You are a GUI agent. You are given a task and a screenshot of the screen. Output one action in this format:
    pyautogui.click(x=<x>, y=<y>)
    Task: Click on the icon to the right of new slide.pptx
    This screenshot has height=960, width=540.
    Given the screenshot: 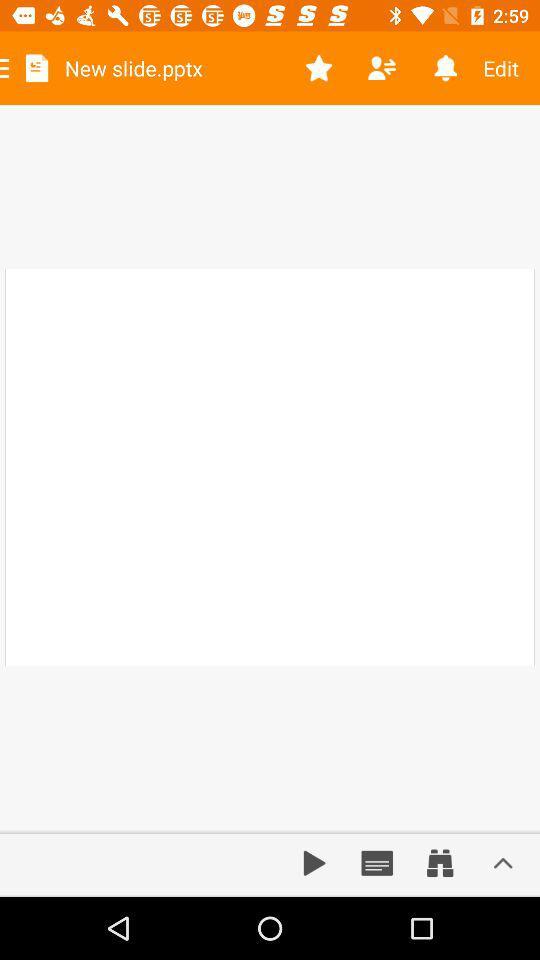 What is the action you would take?
    pyautogui.click(x=319, y=68)
    